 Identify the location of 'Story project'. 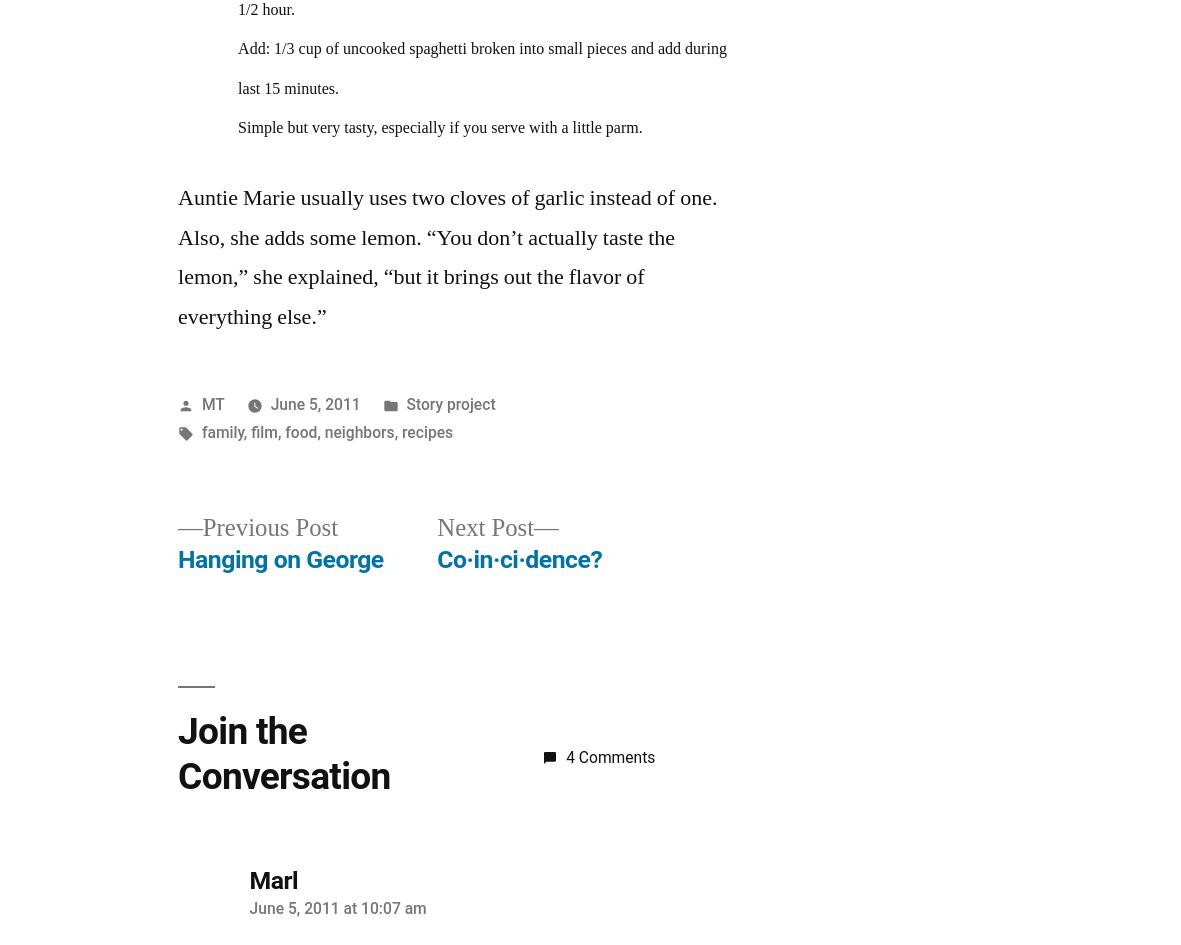
(450, 403).